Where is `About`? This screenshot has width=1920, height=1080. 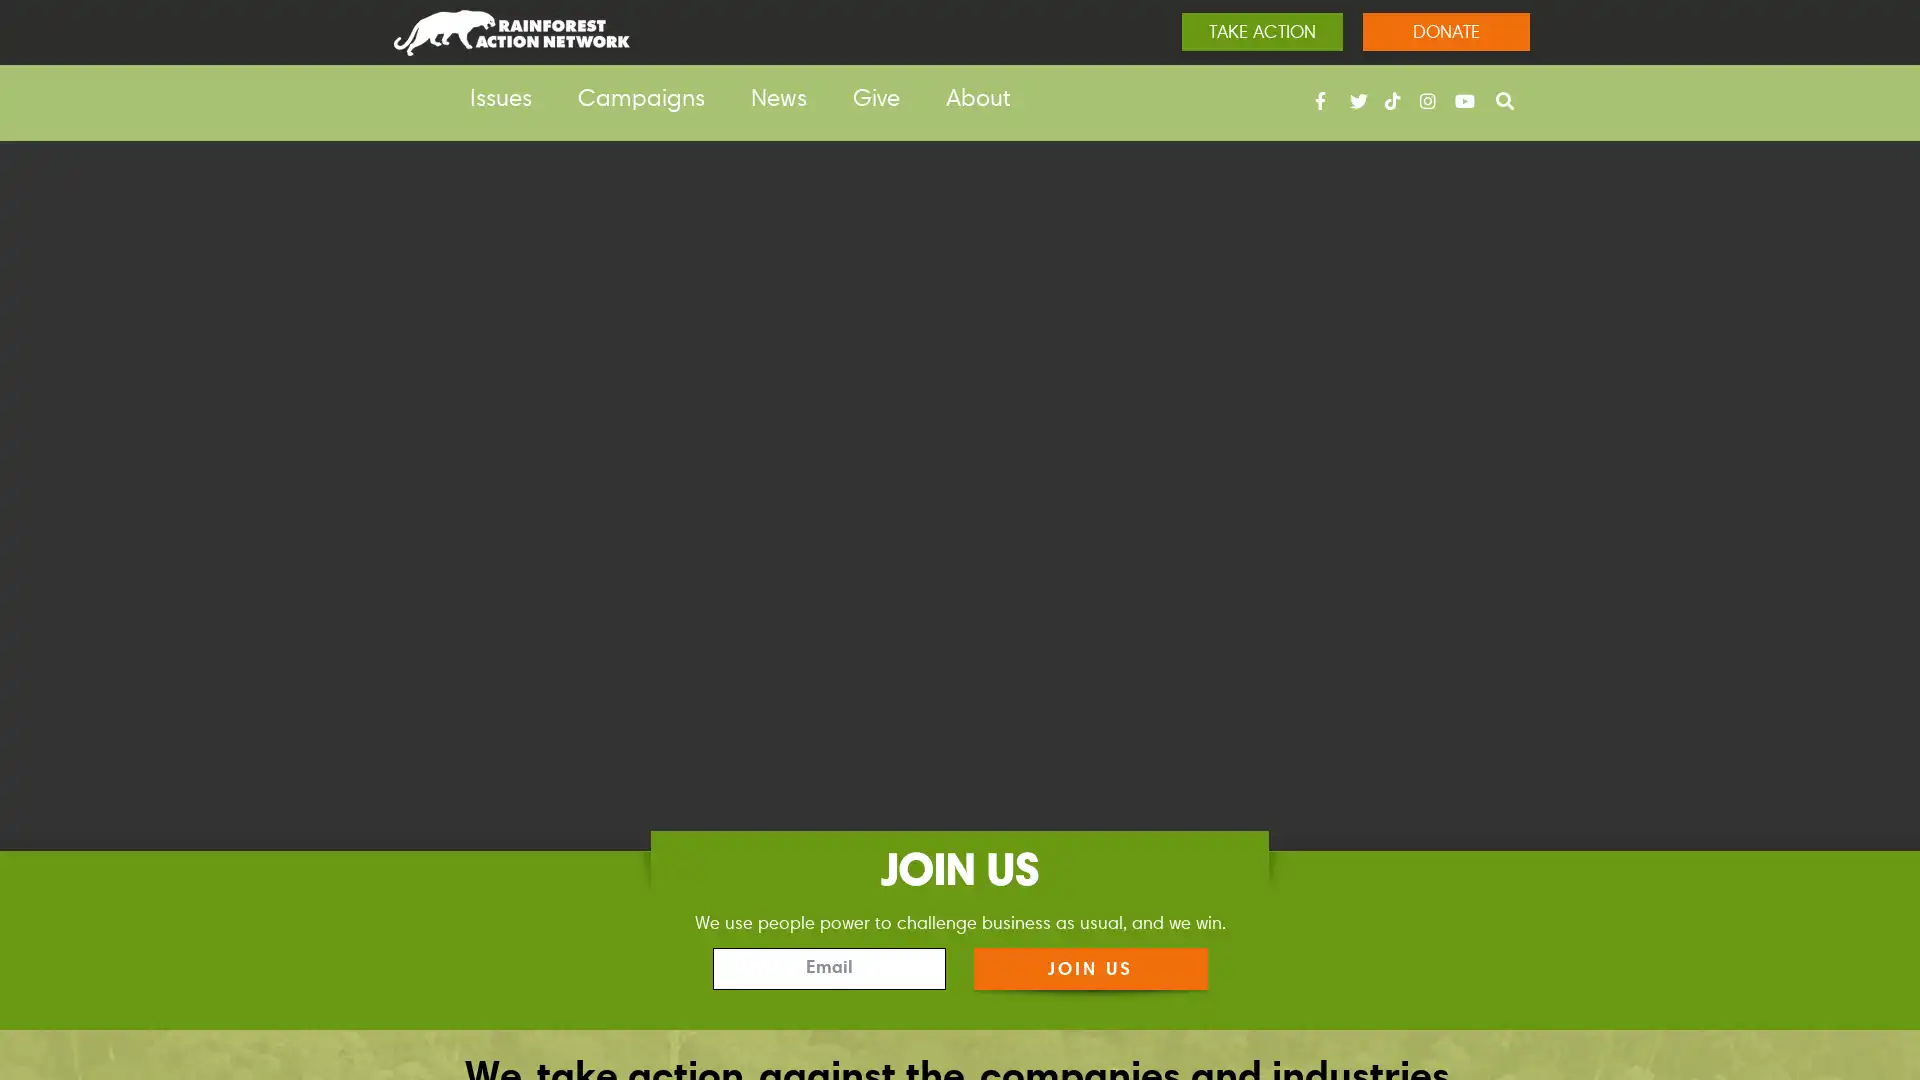 About is located at coordinates (978, 100).